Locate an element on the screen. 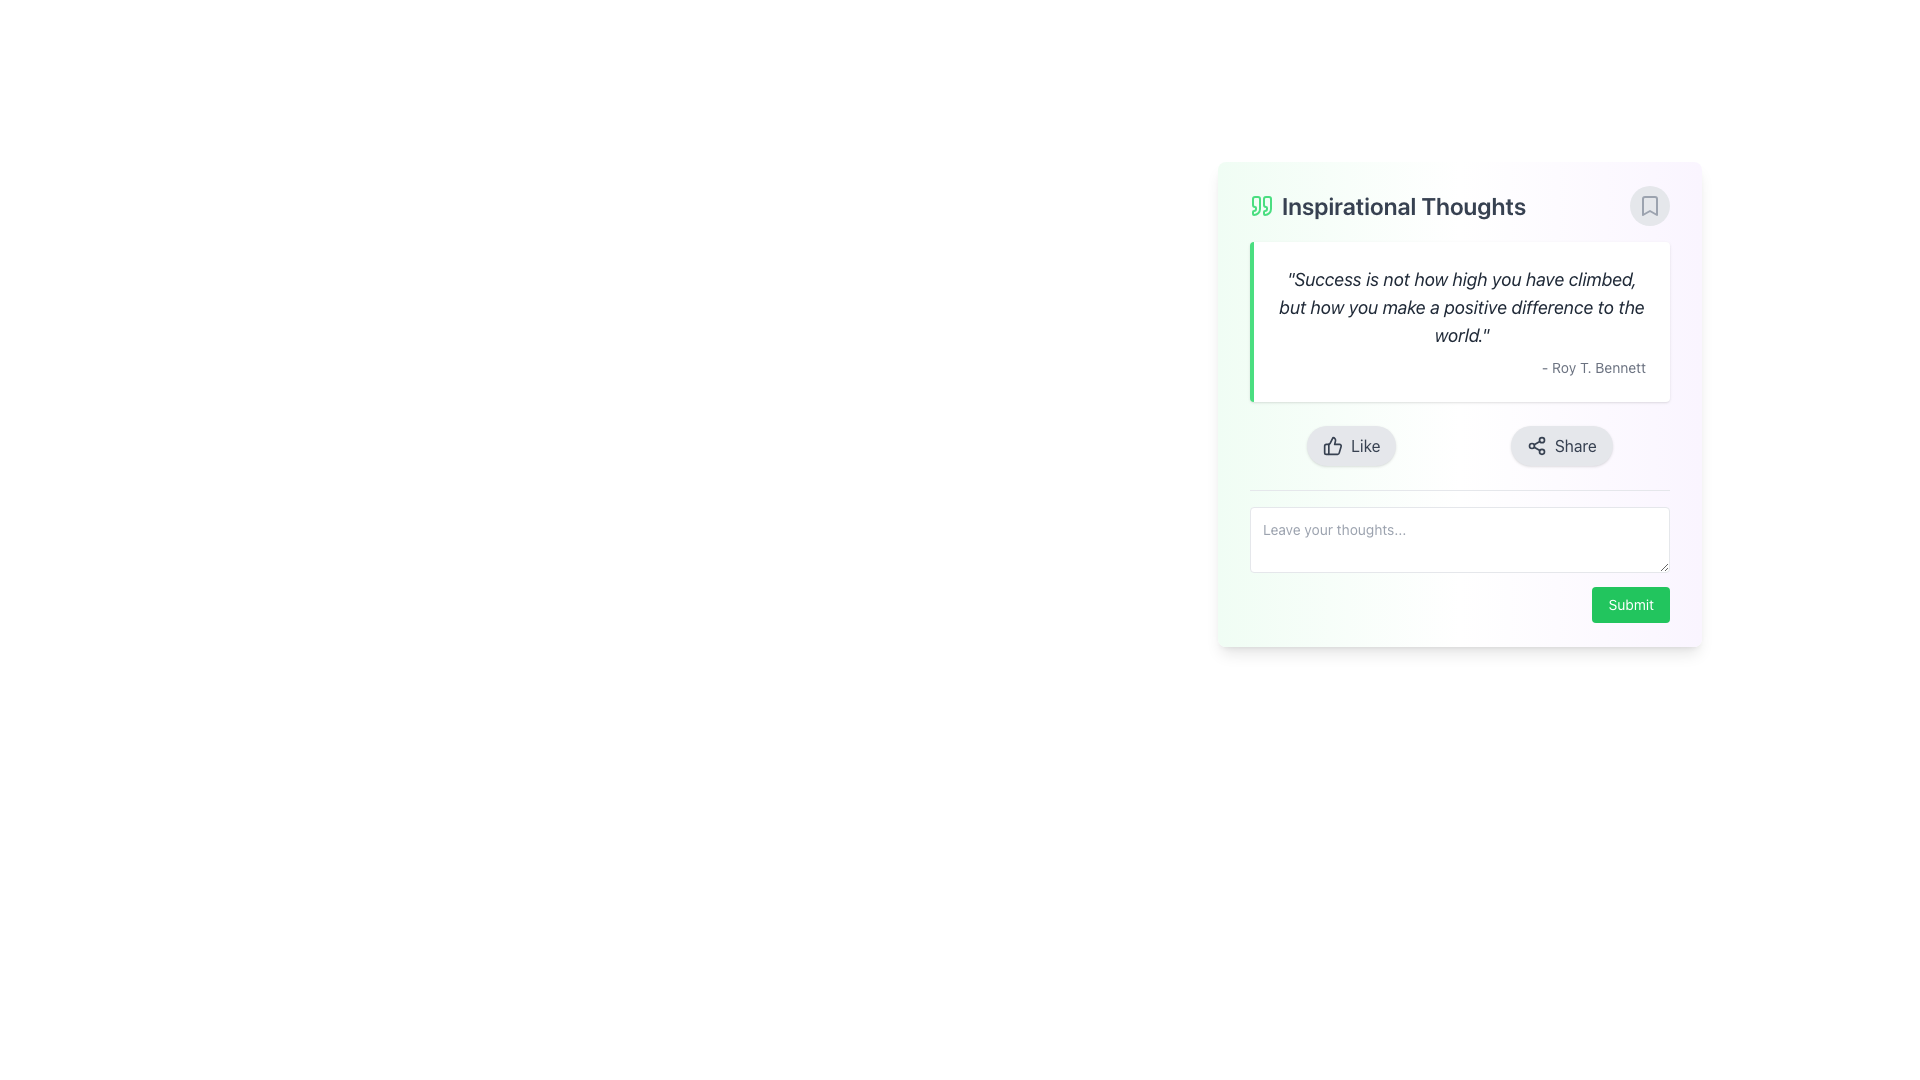 The image size is (1920, 1080). the right-hand segment of the double quotation mark icon located in the top-left corner of the 'Inspirational Thoughts' card to emphasize the inspirational quote is located at coordinates (1266, 205).